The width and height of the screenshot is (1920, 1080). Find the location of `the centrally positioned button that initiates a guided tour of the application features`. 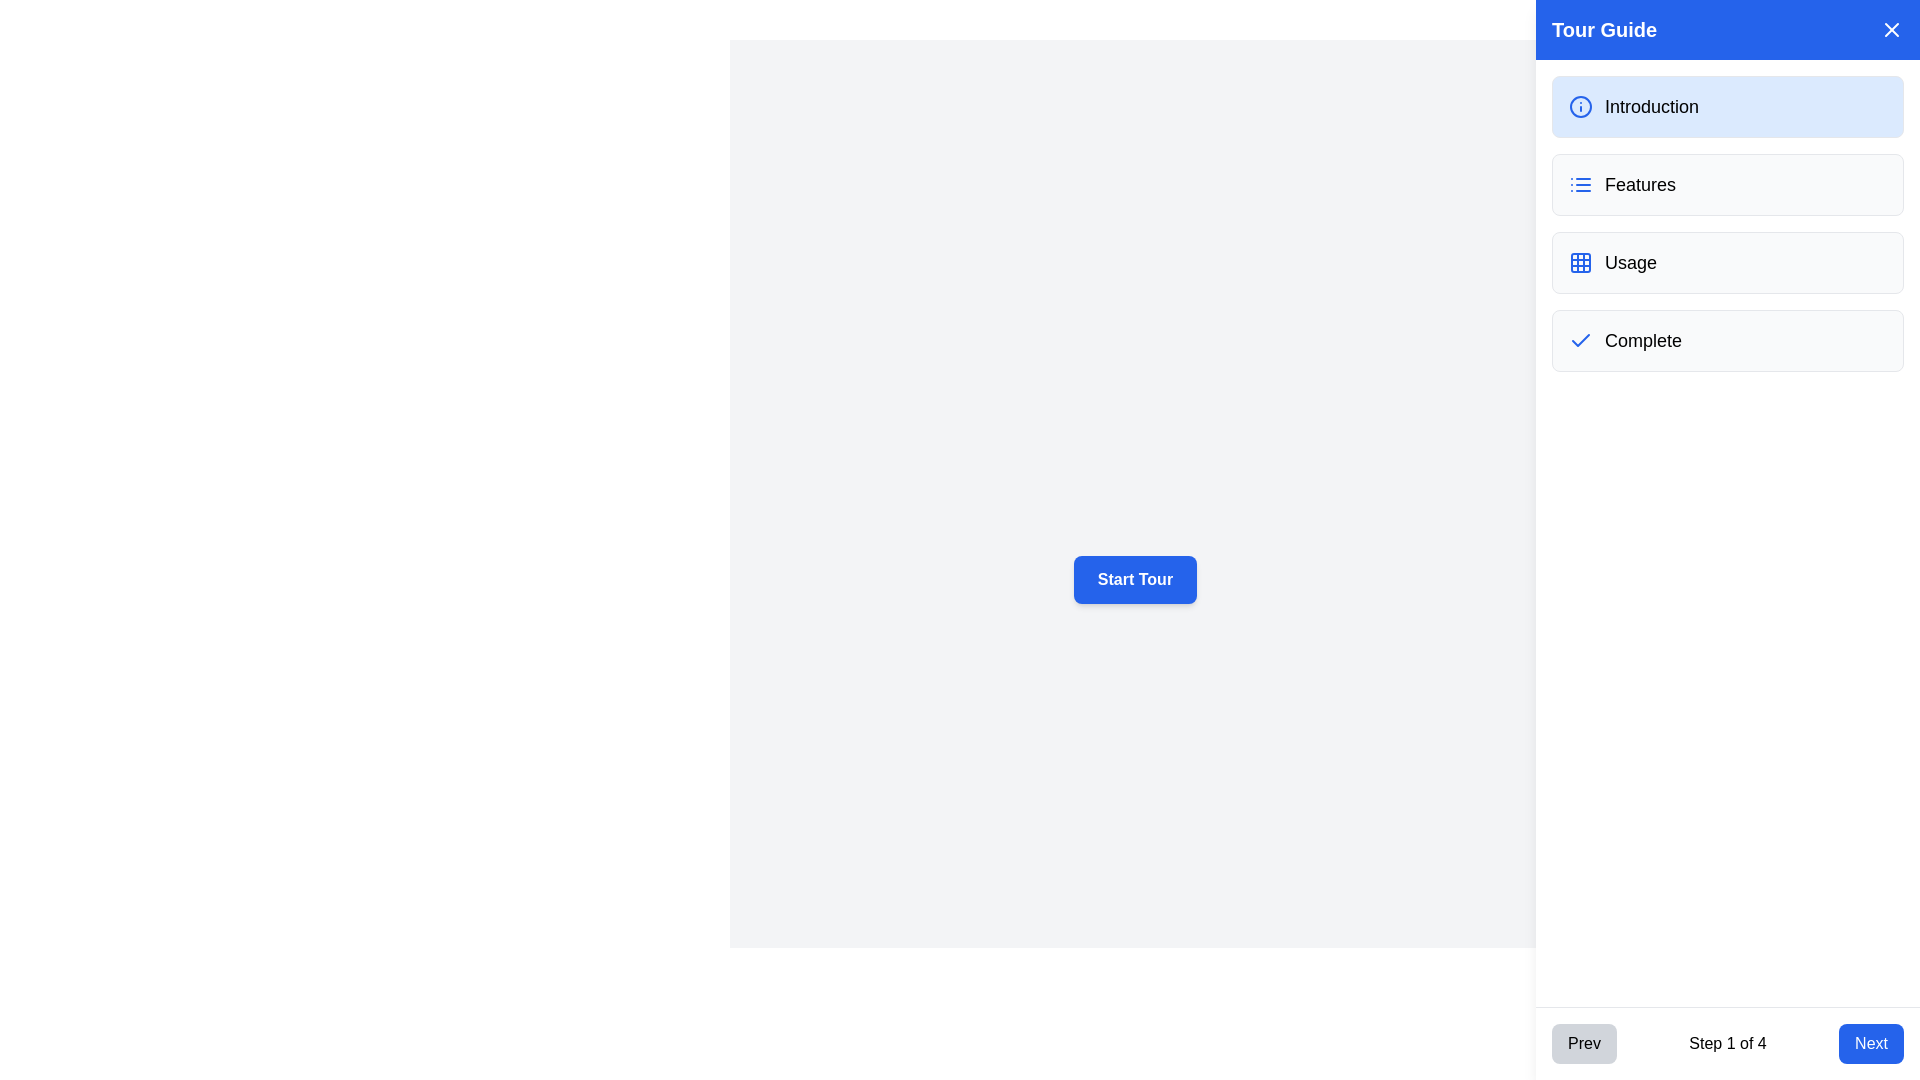

the centrally positioned button that initiates a guided tour of the application features is located at coordinates (1134, 579).